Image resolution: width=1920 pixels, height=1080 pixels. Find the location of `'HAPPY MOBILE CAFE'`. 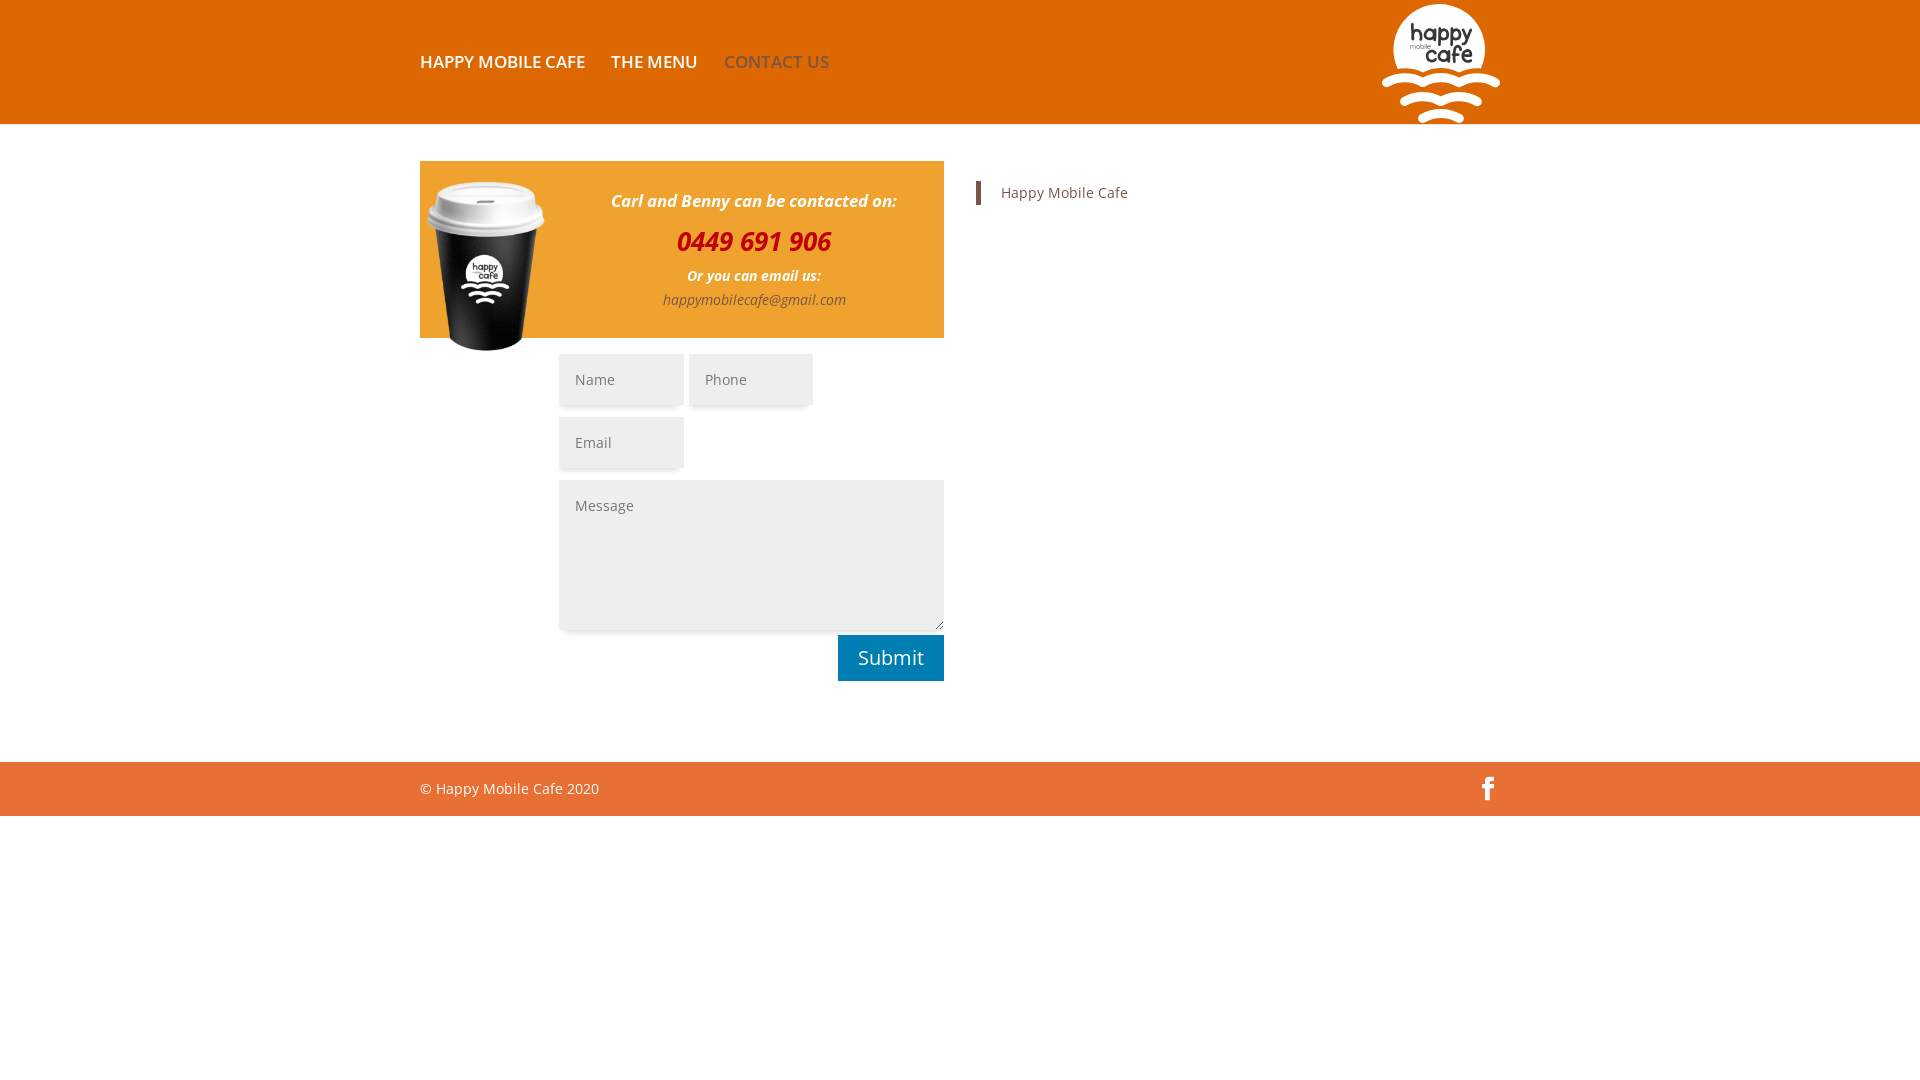

'HAPPY MOBILE CAFE' is located at coordinates (419, 88).